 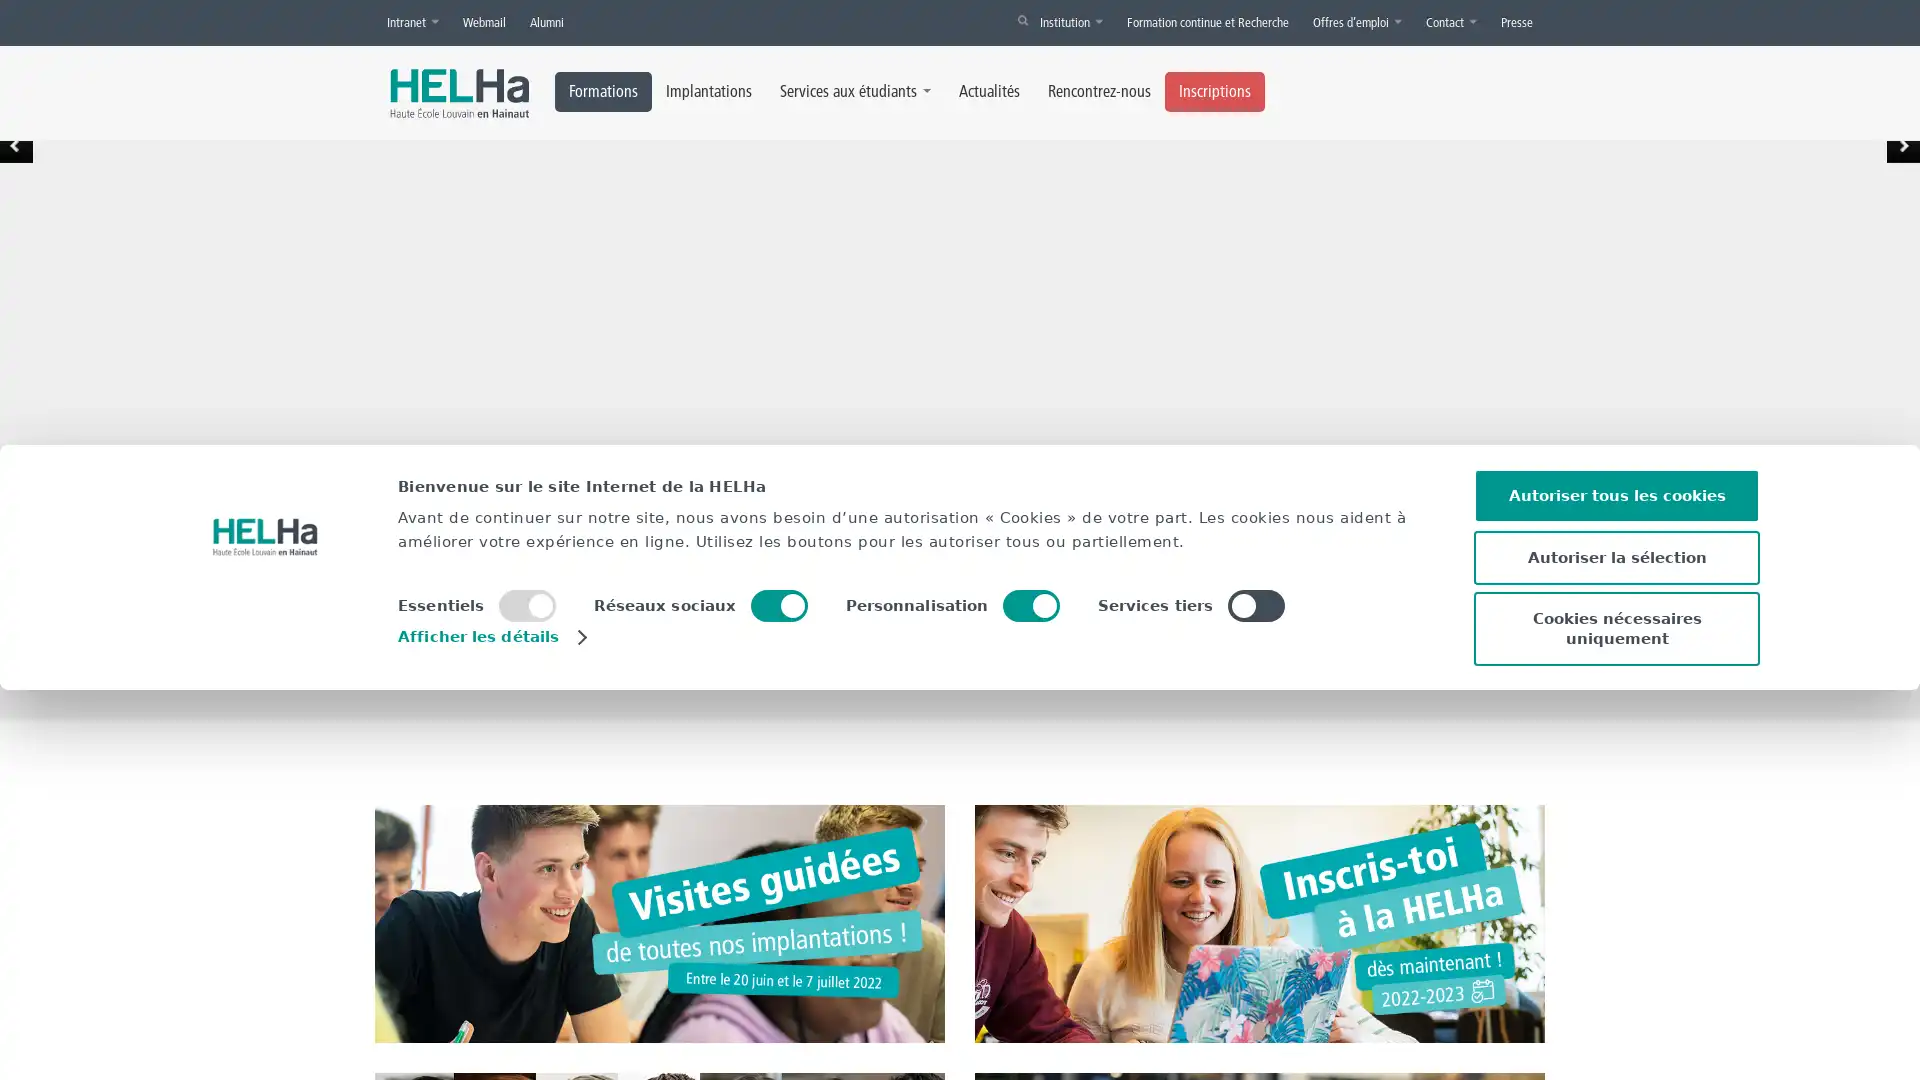 I want to click on Autoriser la selection, so click(x=1617, y=946).